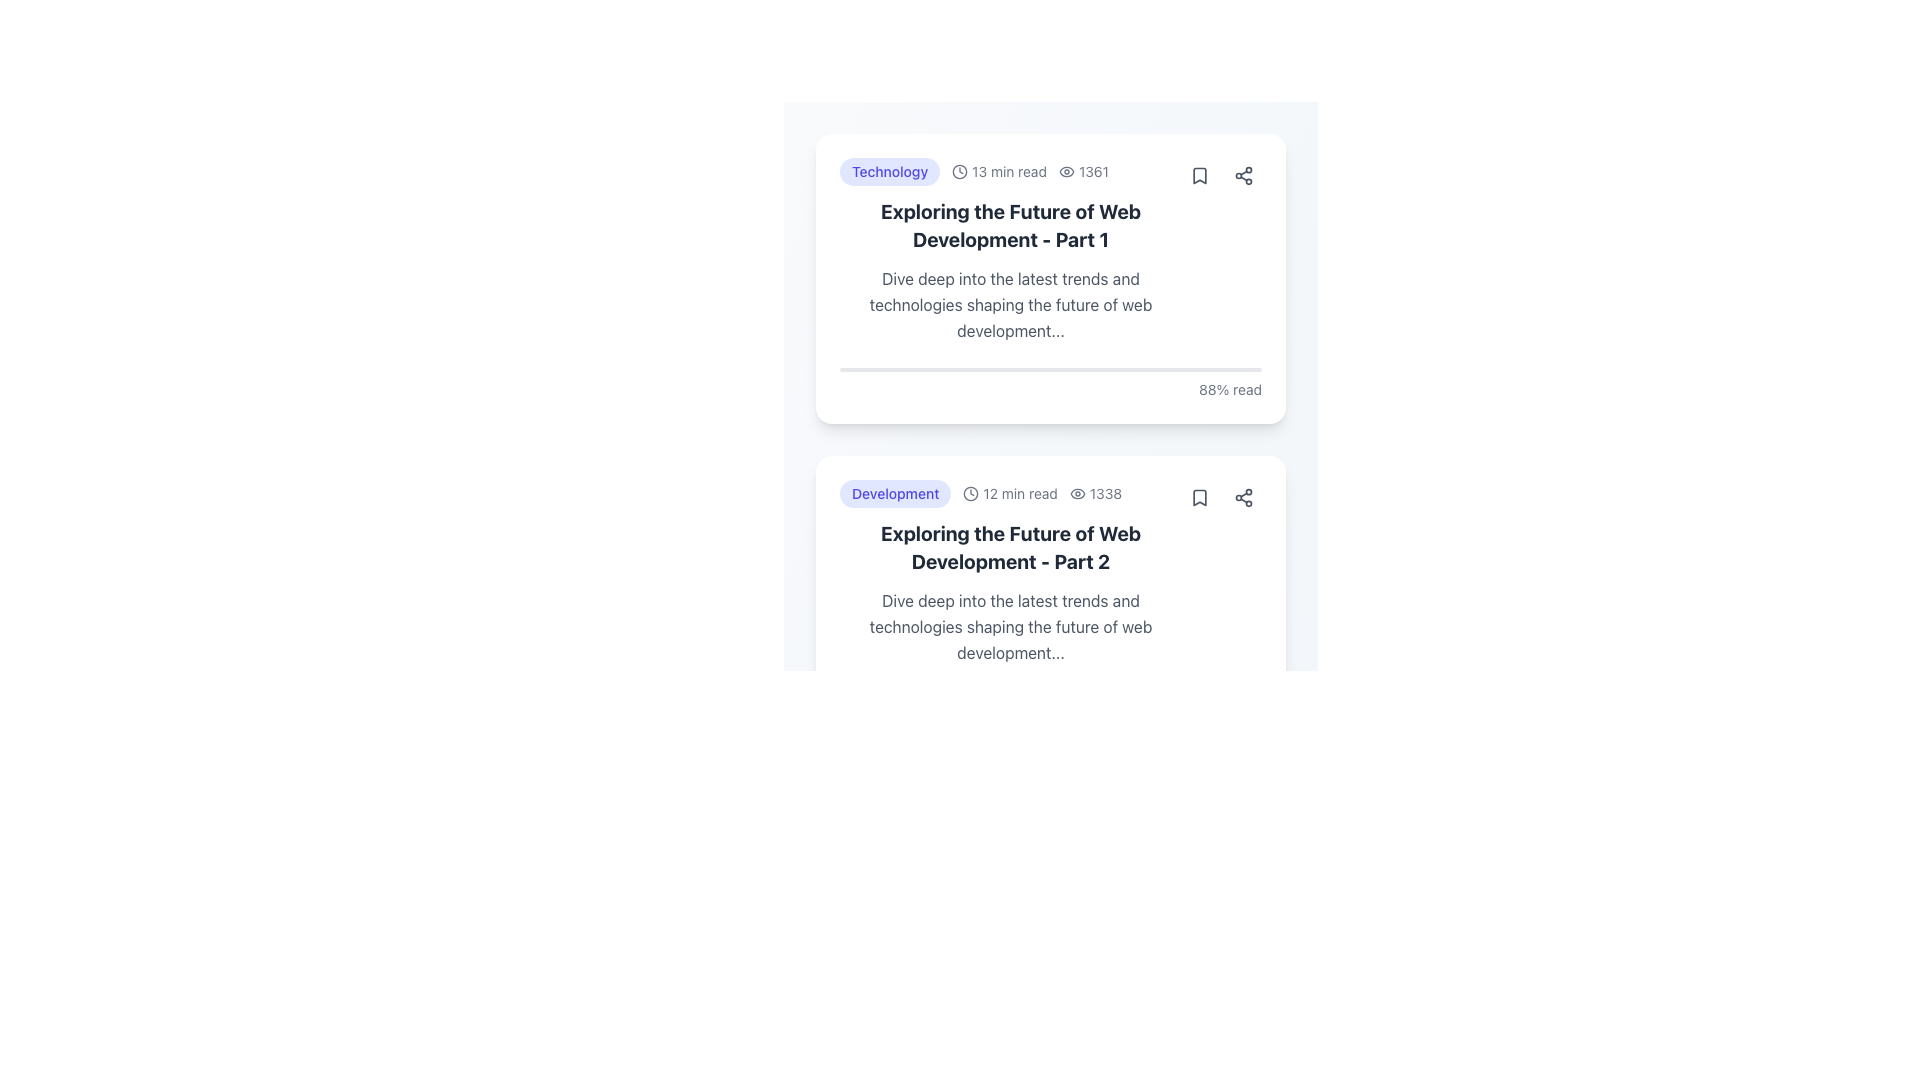 This screenshot has height=1080, width=1920. Describe the element at coordinates (1076, 493) in the screenshot. I see `the eye icon that indicates view count, located under the title 'Exploring the Future of Web Development - Part 2'` at that location.